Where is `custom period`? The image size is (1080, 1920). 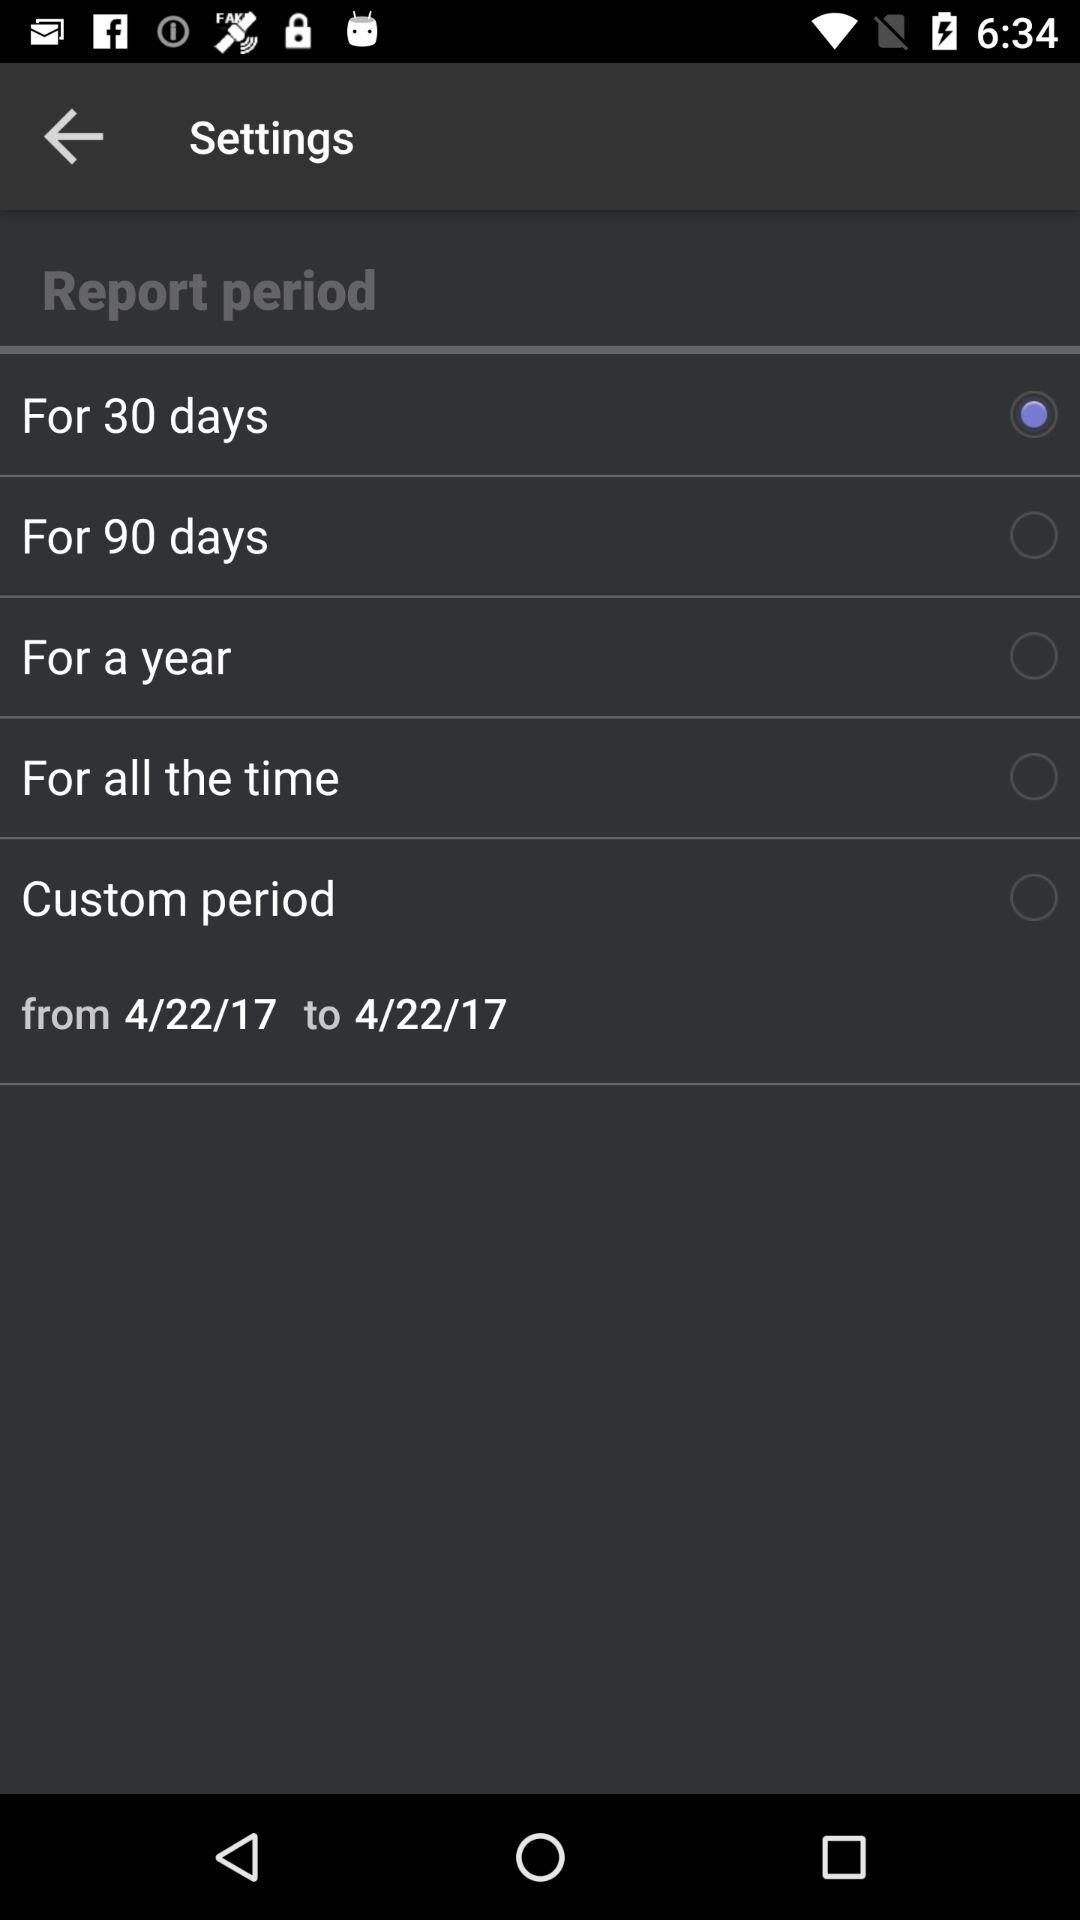
custom period is located at coordinates (540, 896).